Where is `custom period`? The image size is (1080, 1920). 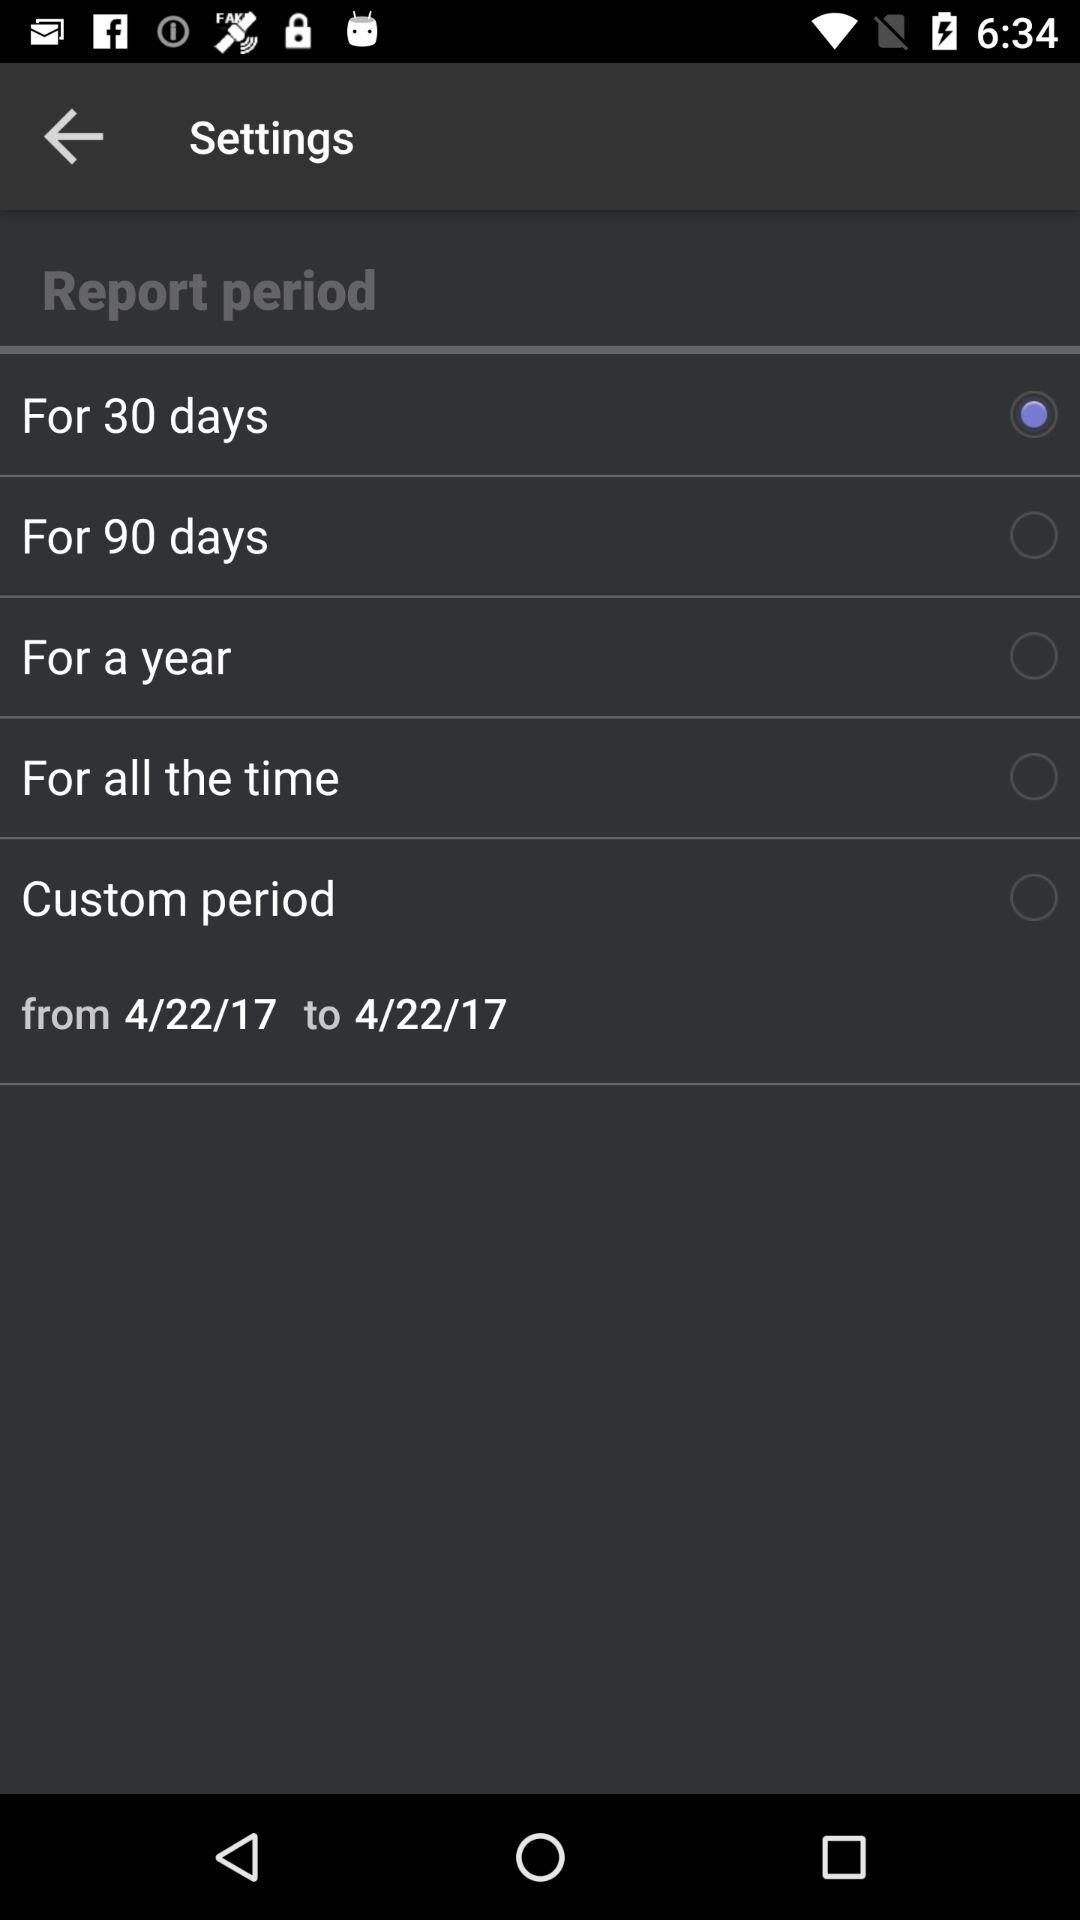
custom period is located at coordinates (540, 896).